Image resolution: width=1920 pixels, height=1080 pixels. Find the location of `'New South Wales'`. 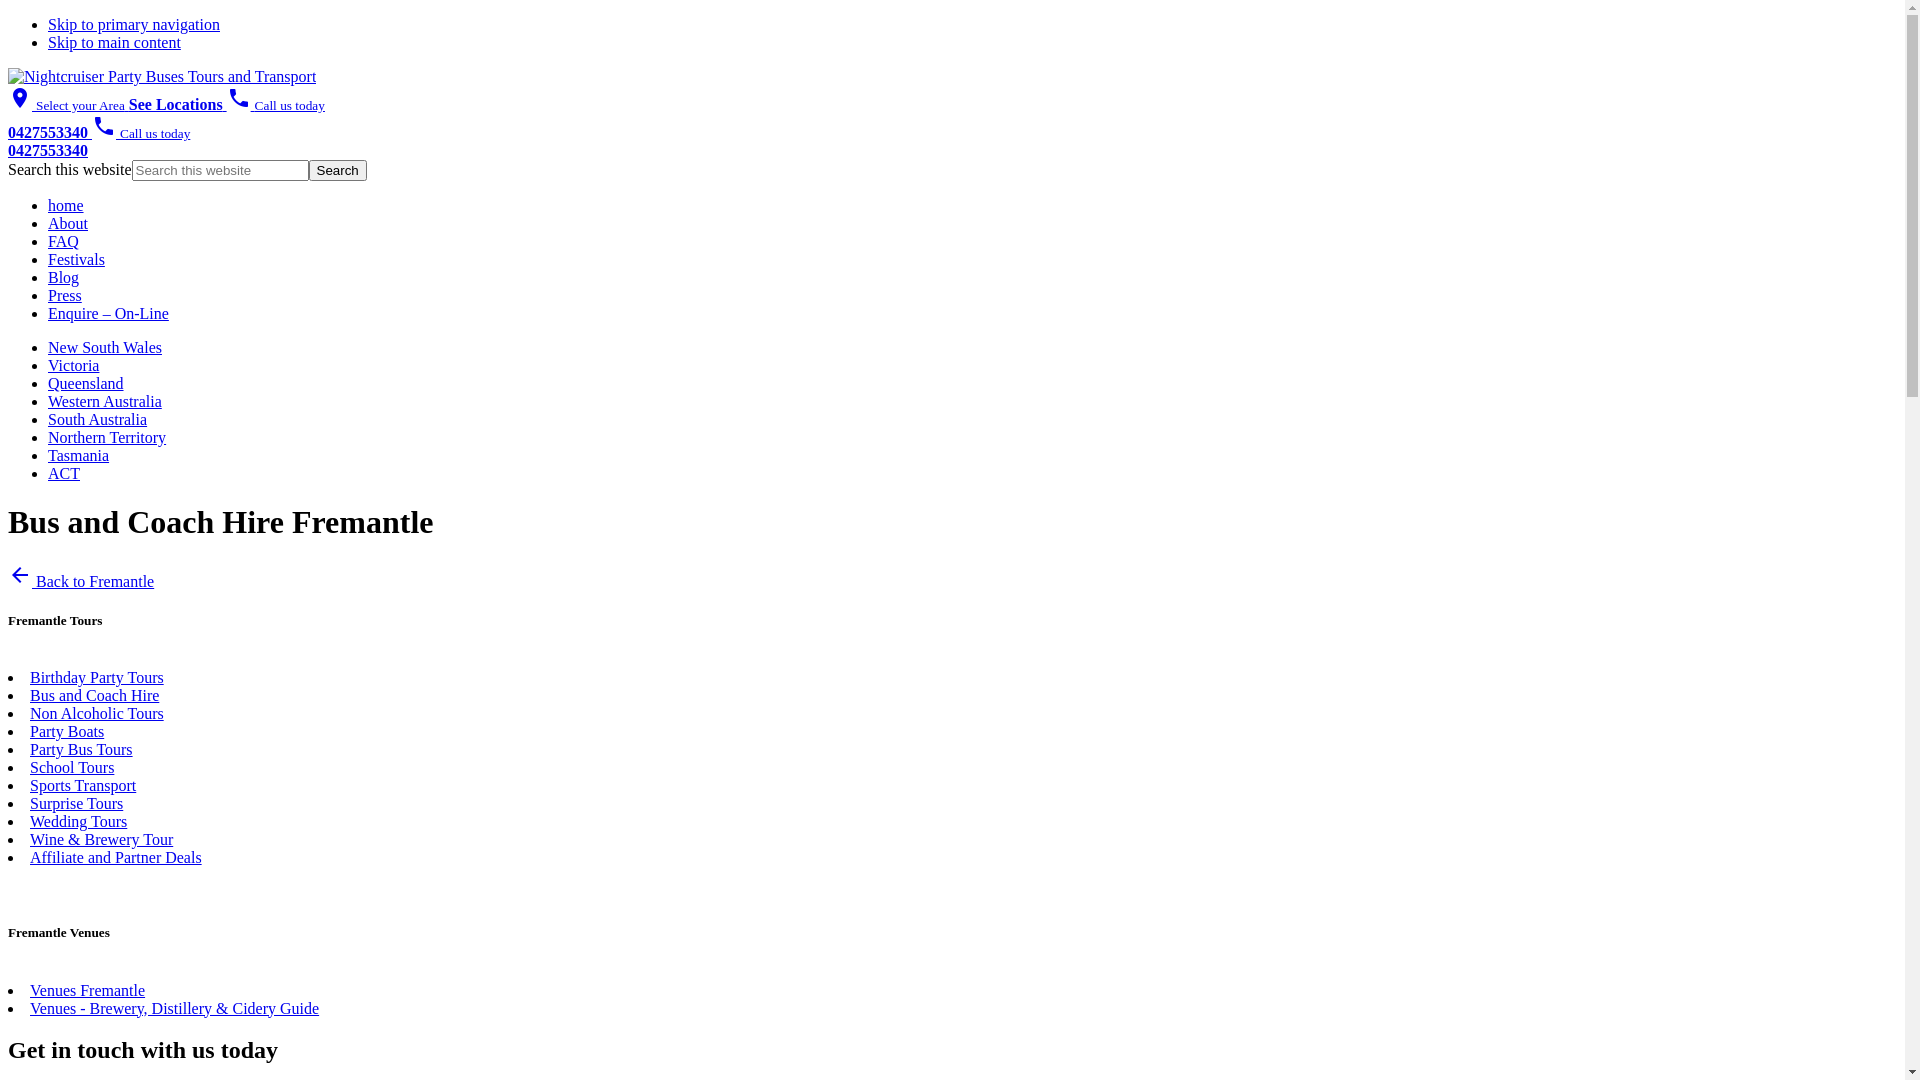

'New South Wales' is located at coordinates (104, 346).